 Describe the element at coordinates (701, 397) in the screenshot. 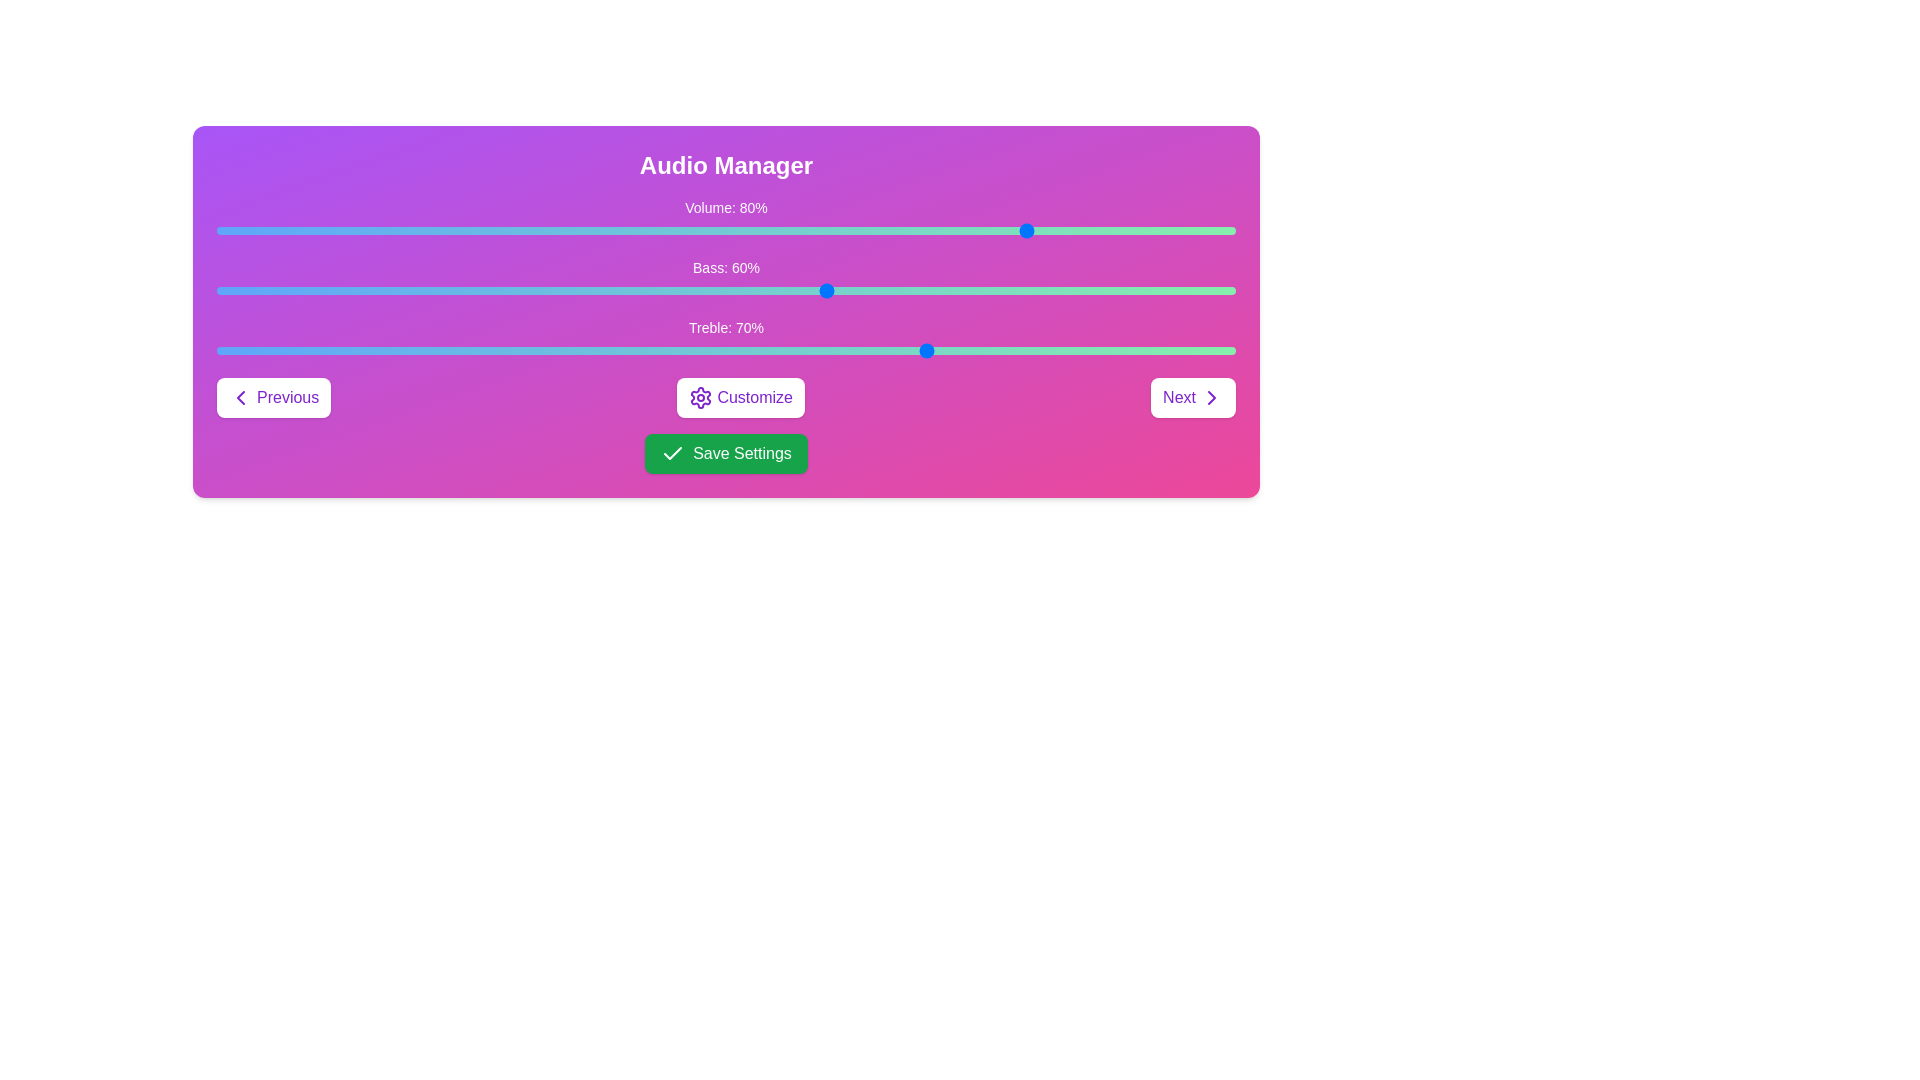

I see `the gear-shaped icon in purple located at the center of the 'Customize' button` at that location.